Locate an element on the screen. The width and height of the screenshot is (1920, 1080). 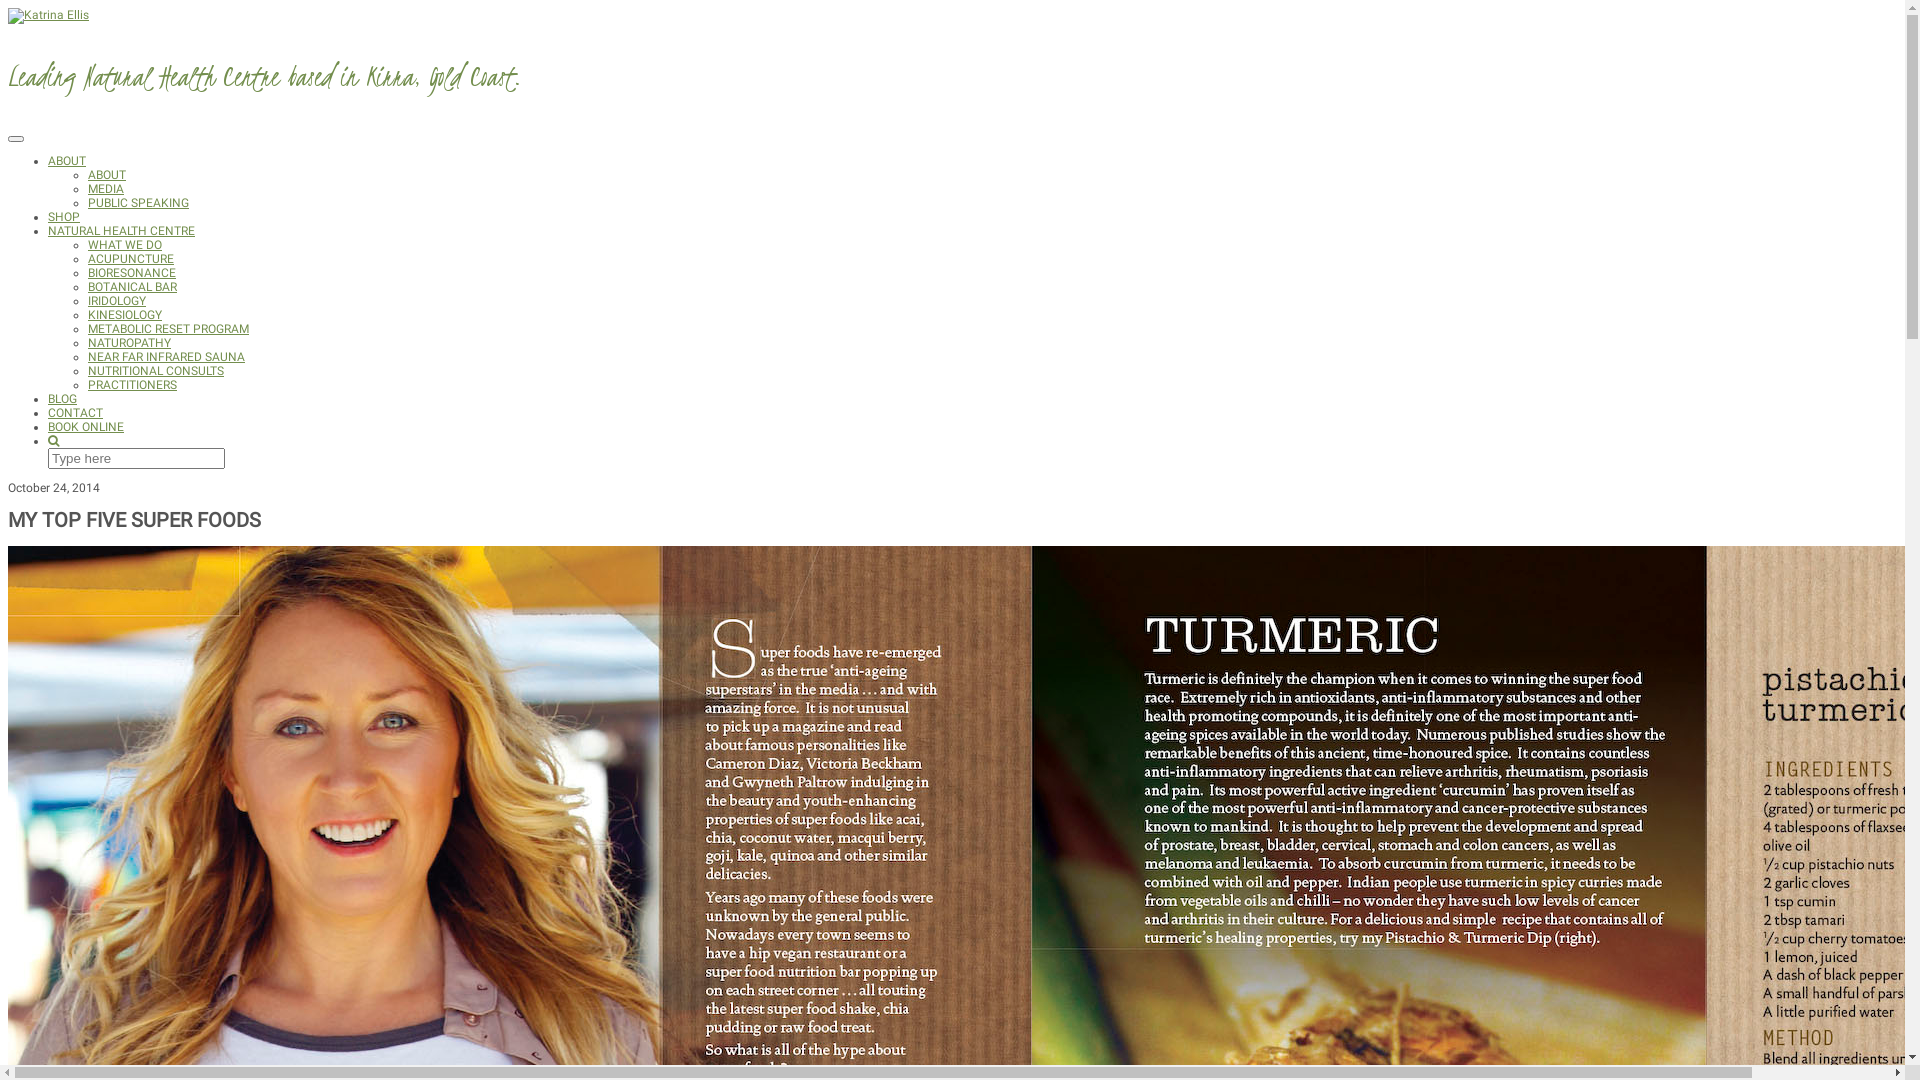
'BIORESONANCE' is located at coordinates (130, 273).